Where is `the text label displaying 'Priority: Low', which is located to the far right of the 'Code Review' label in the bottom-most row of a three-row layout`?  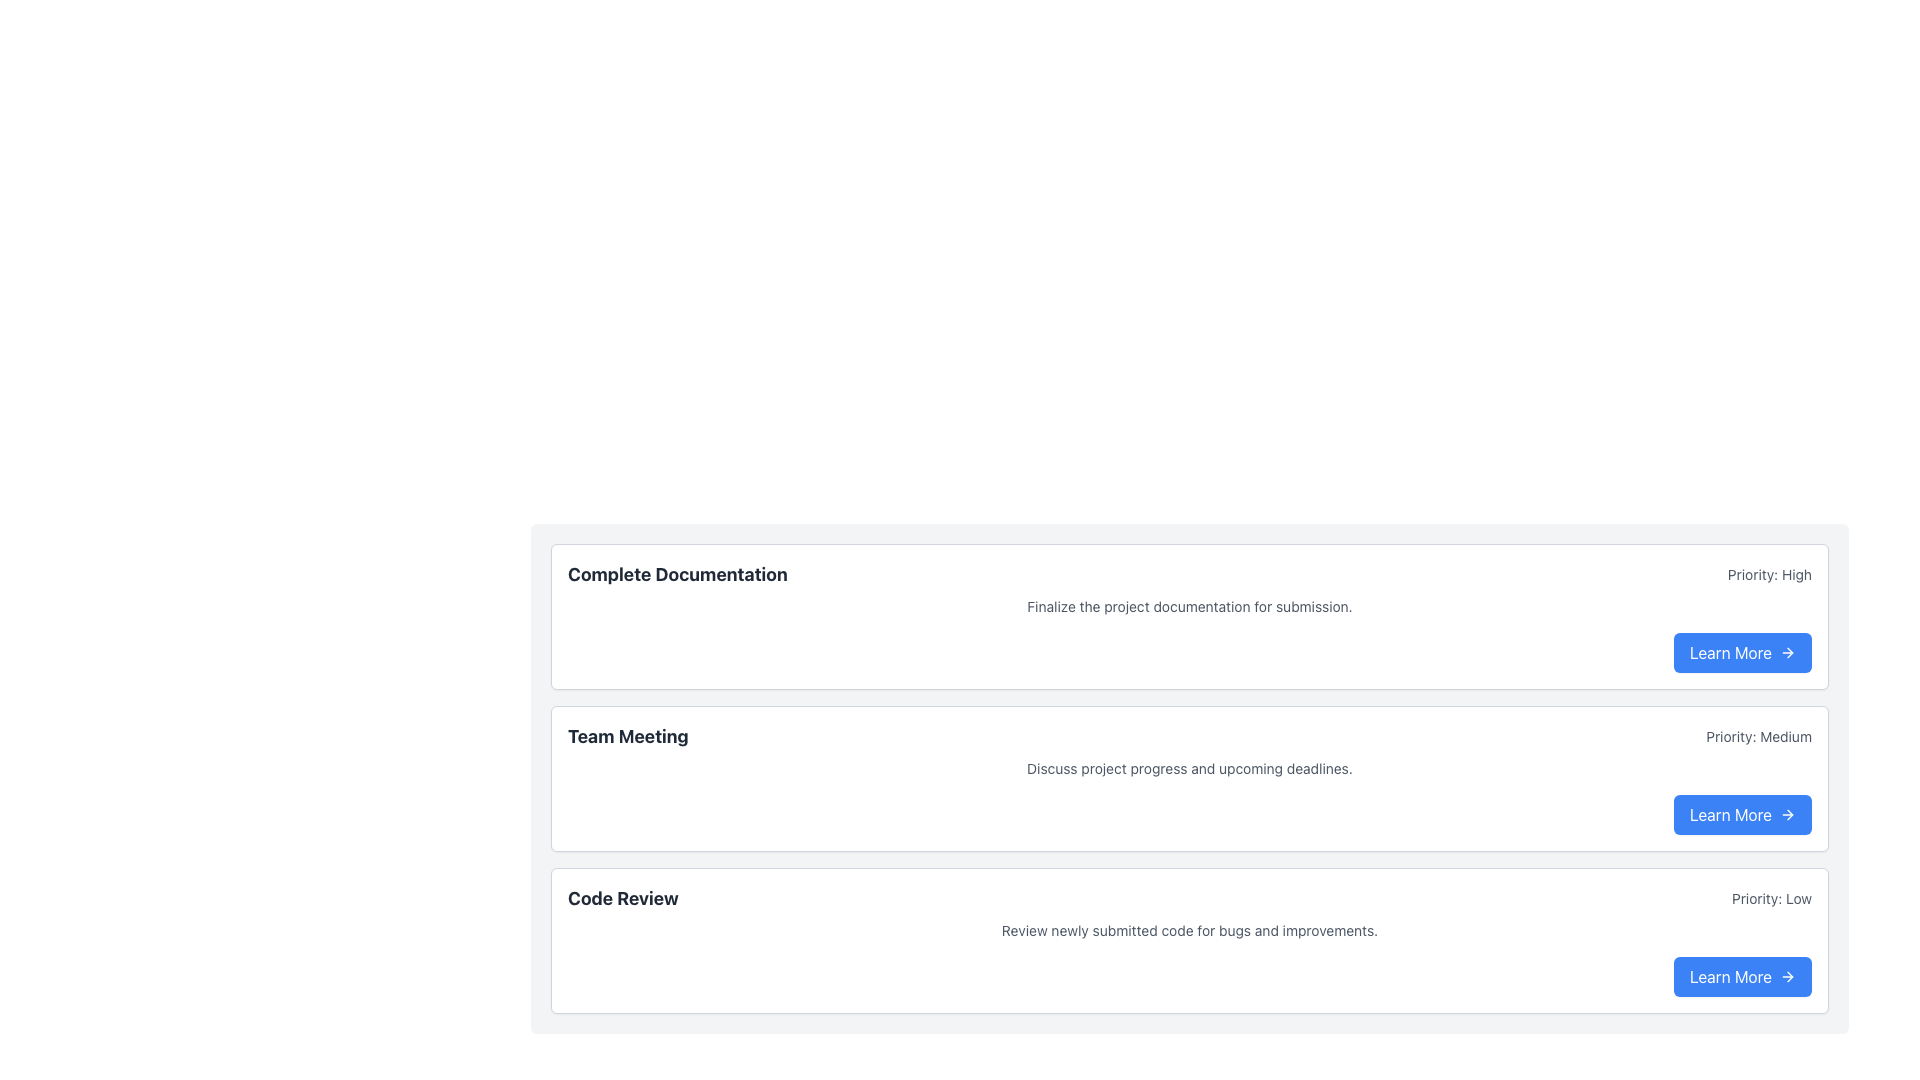 the text label displaying 'Priority: Low', which is located to the far right of the 'Code Review' label in the bottom-most row of a three-row layout is located at coordinates (1771, 897).